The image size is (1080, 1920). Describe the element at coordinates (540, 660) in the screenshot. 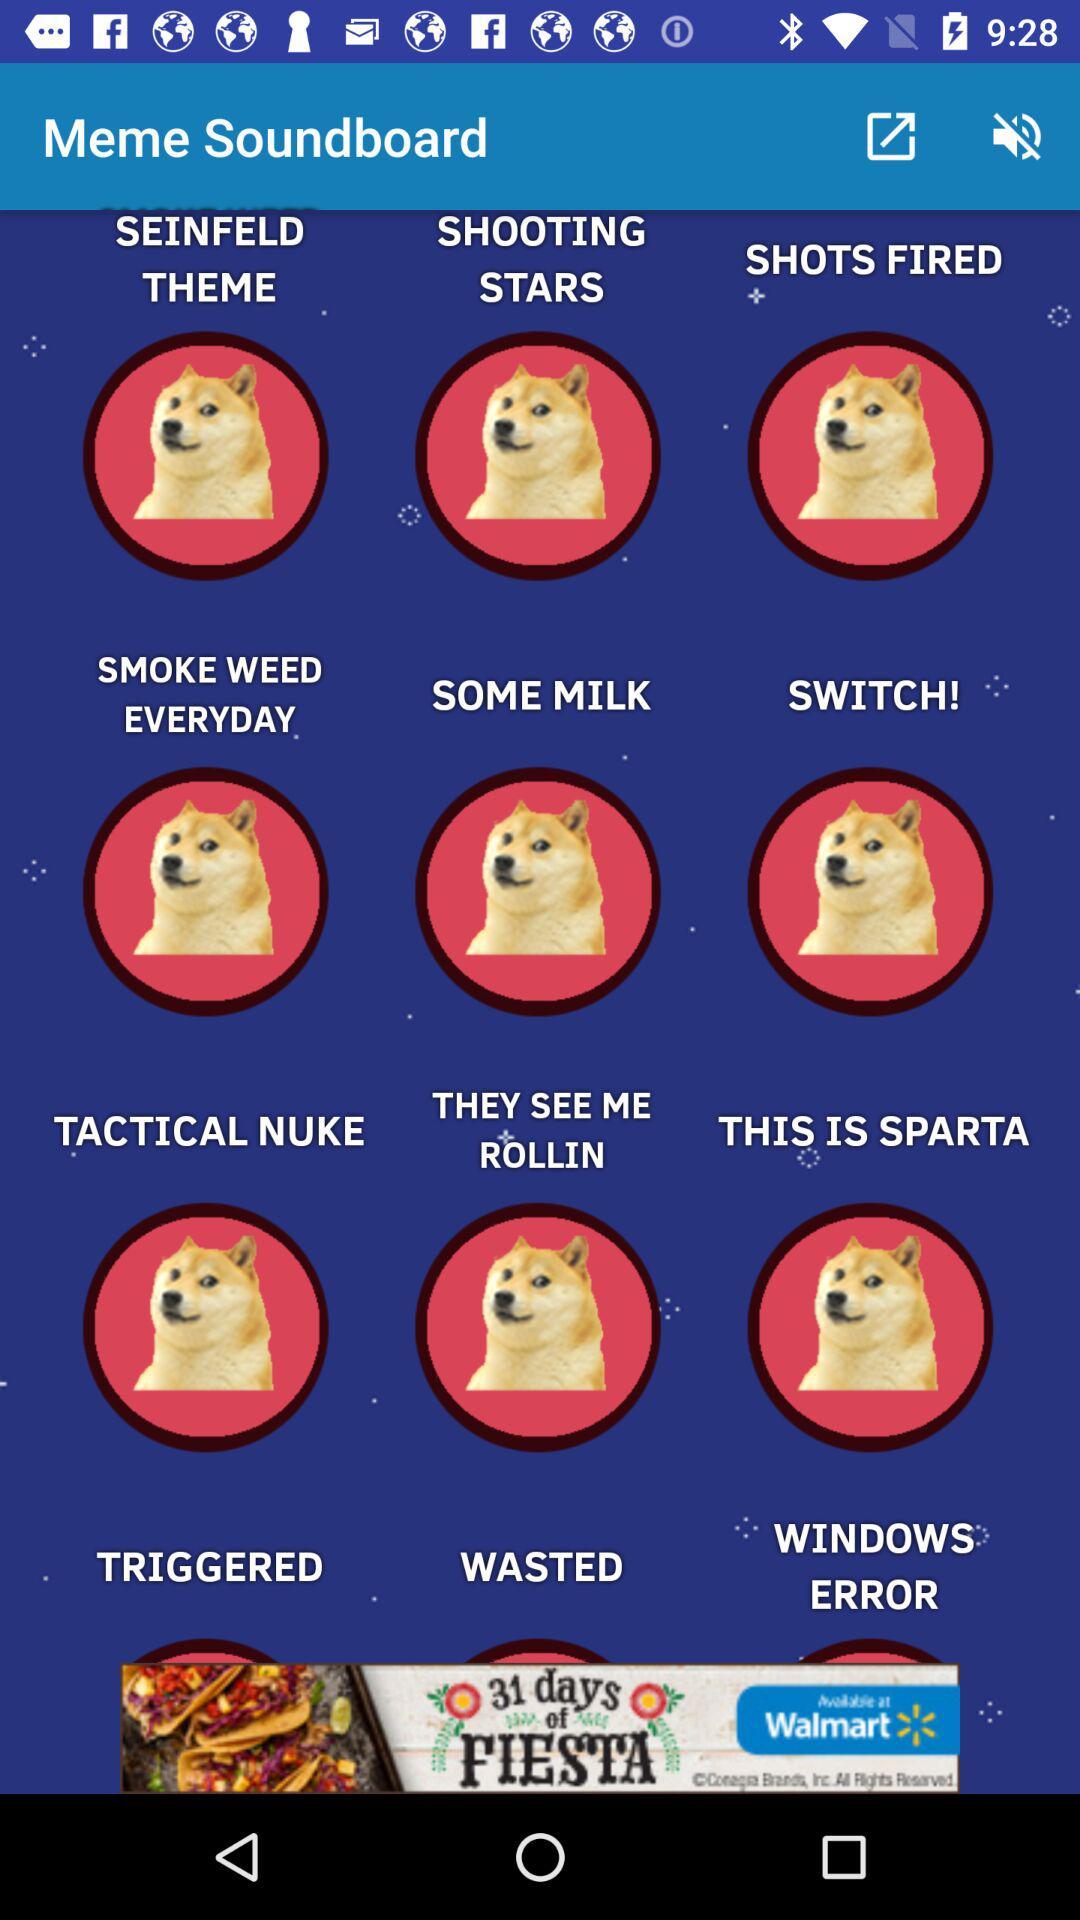

I see `displayed sound` at that location.